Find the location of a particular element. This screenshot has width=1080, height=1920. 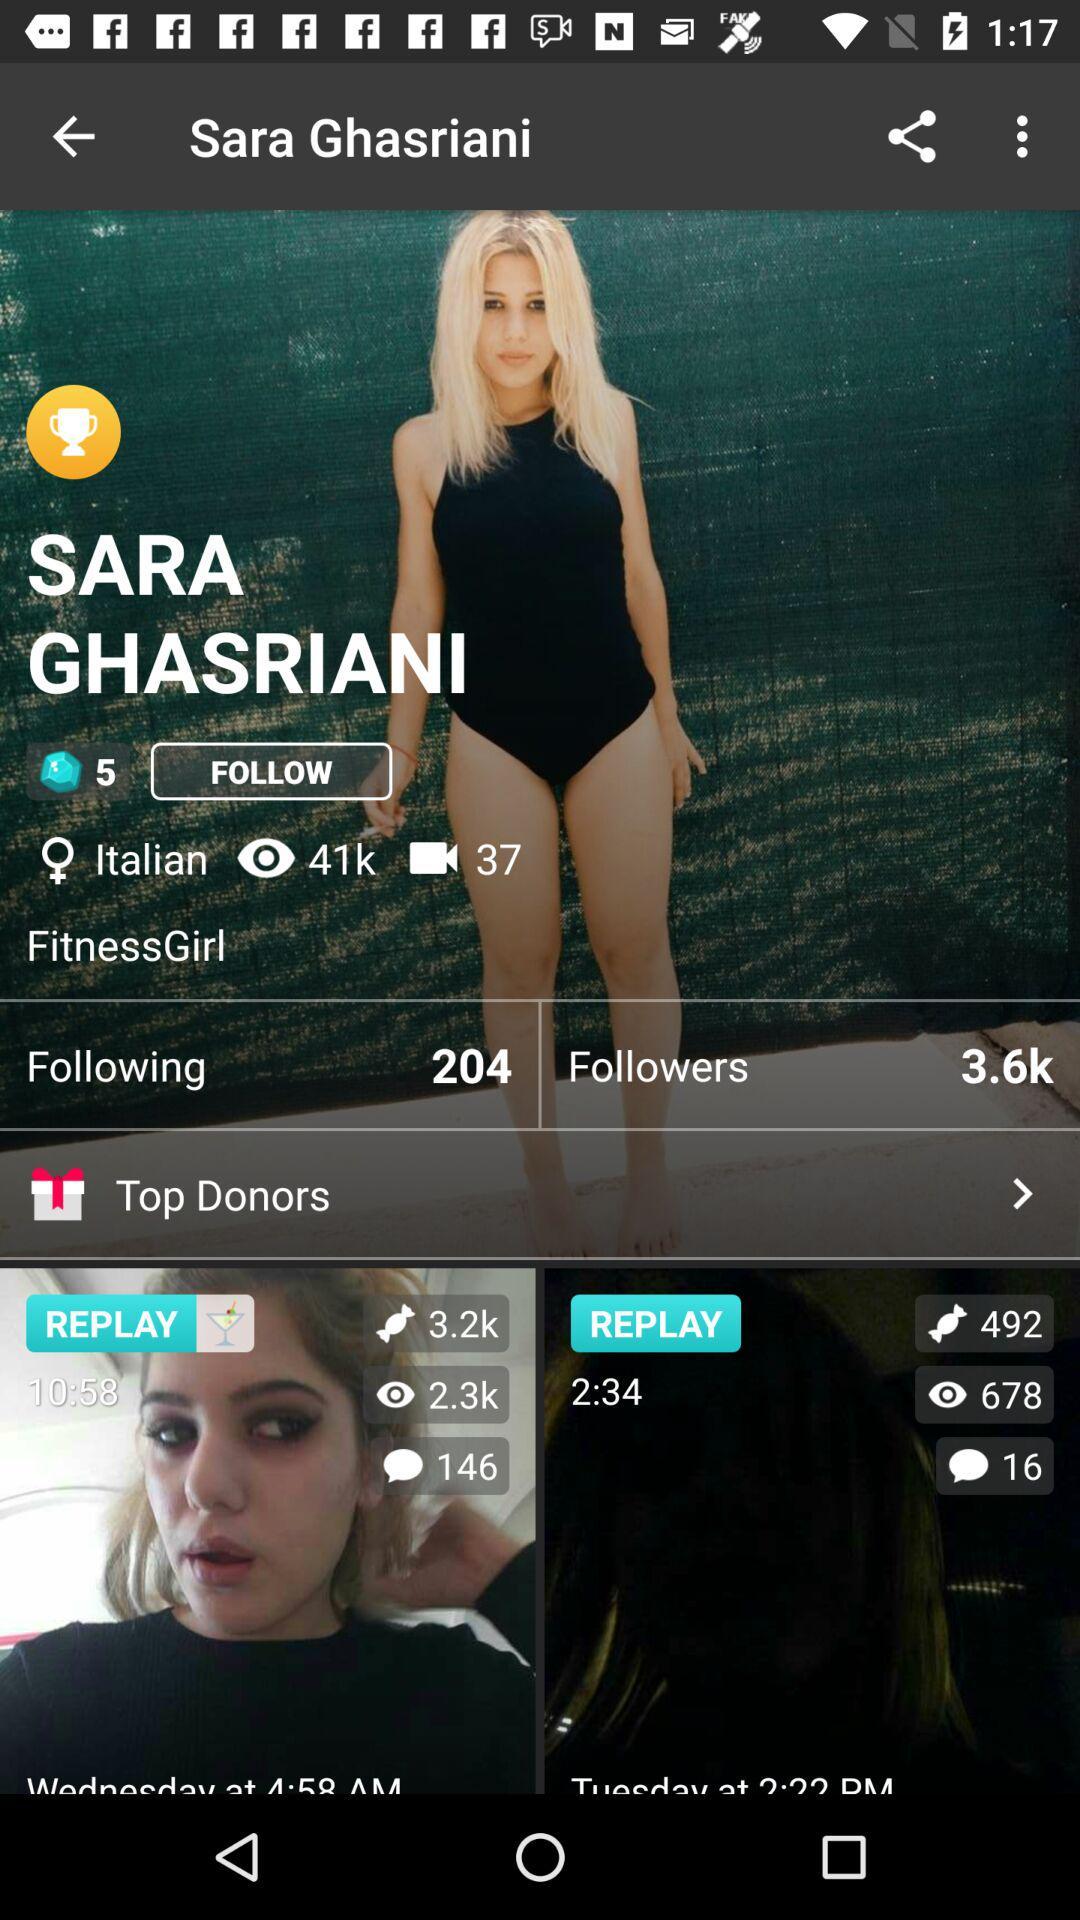

the icon next to the 5 item is located at coordinates (271, 770).